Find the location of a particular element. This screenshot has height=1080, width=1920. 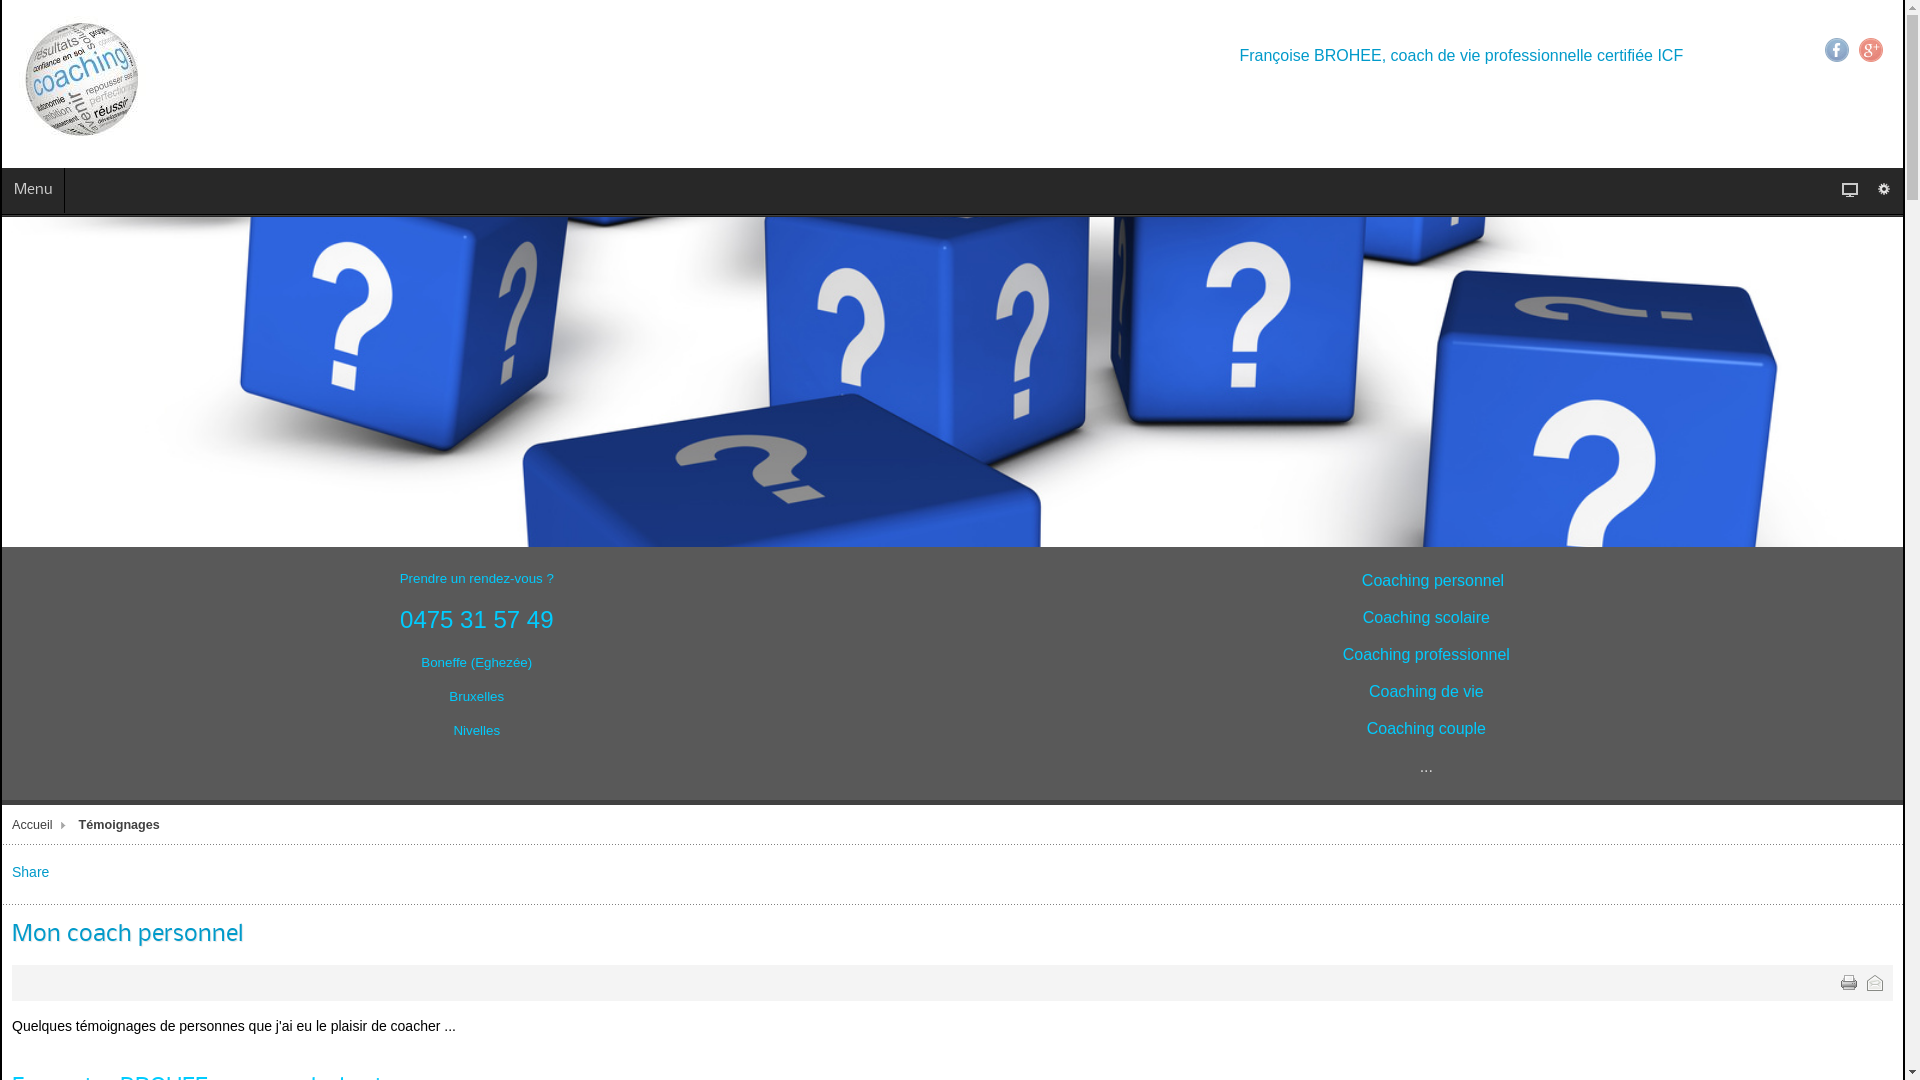

'Imprimer' is located at coordinates (1847, 982).